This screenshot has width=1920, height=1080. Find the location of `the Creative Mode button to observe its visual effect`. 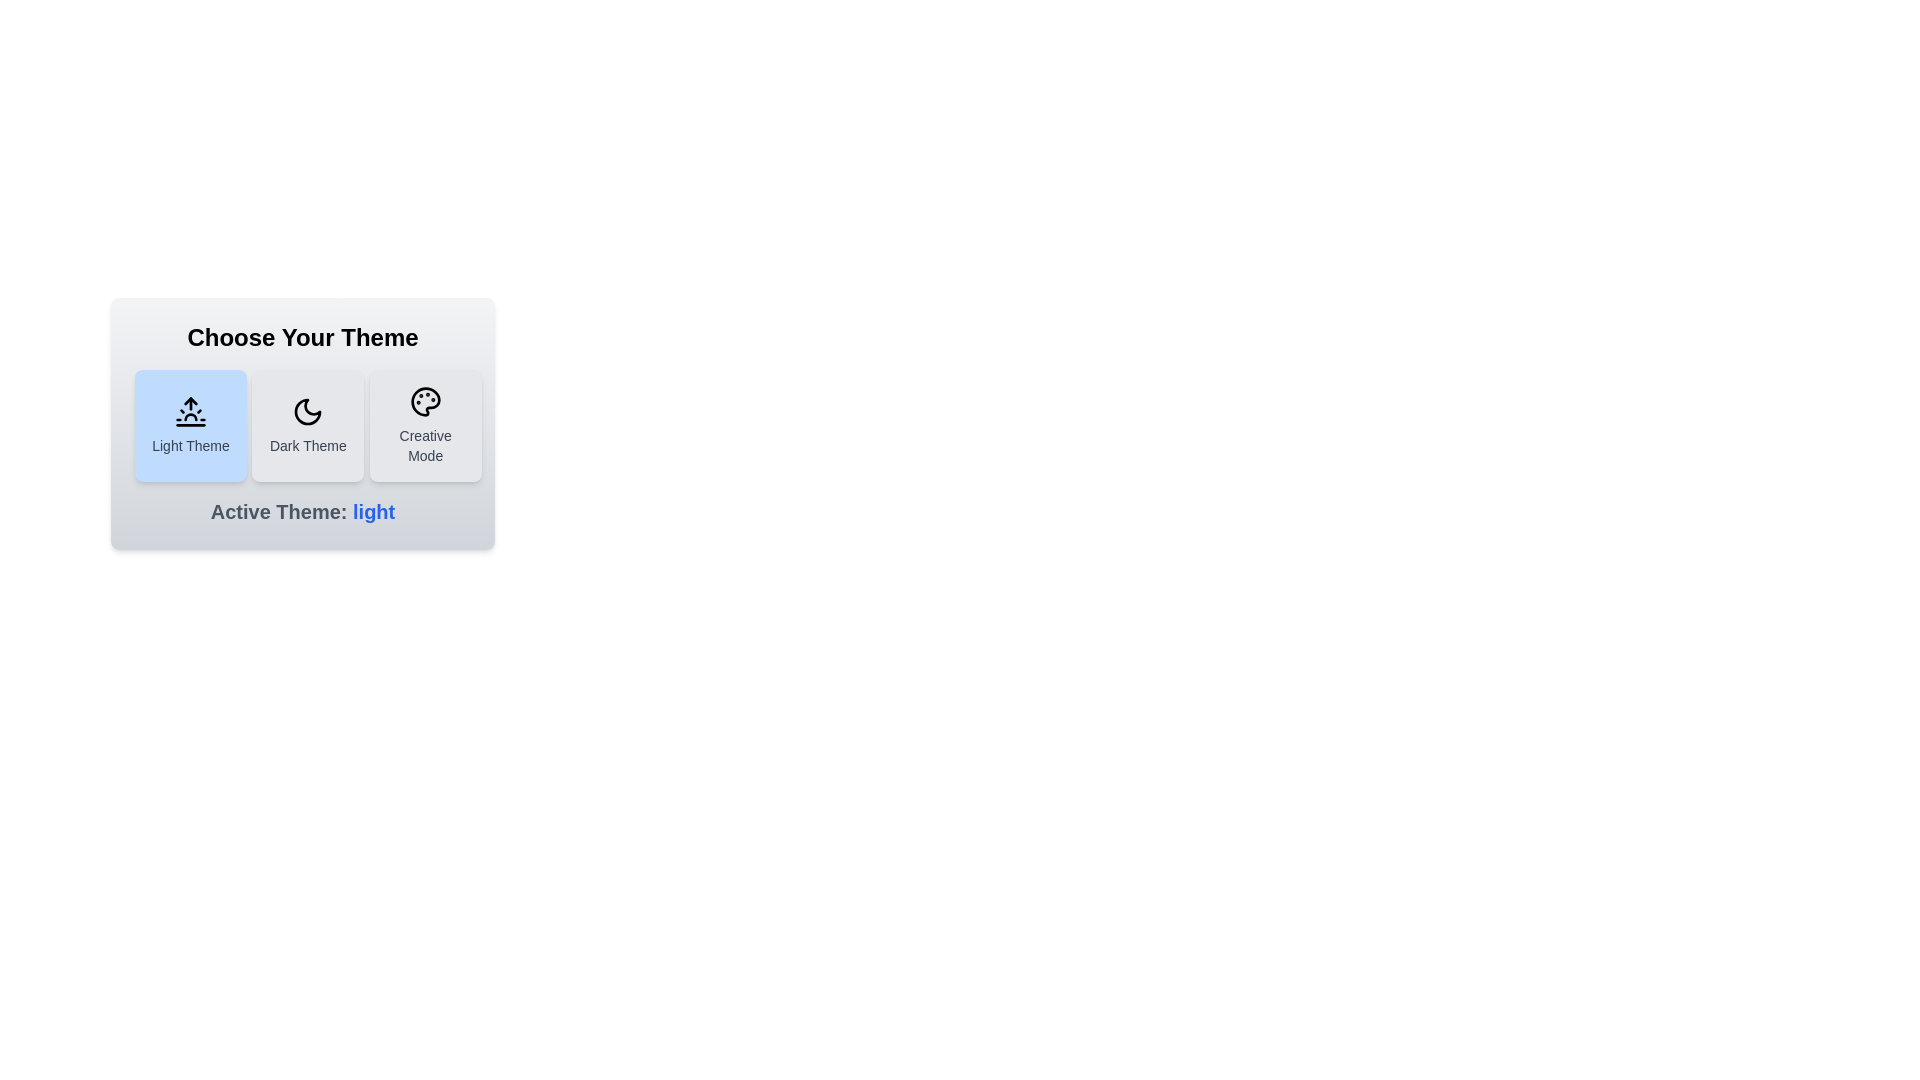

the Creative Mode button to observe its visual effect is located at coordinates (425, 424).